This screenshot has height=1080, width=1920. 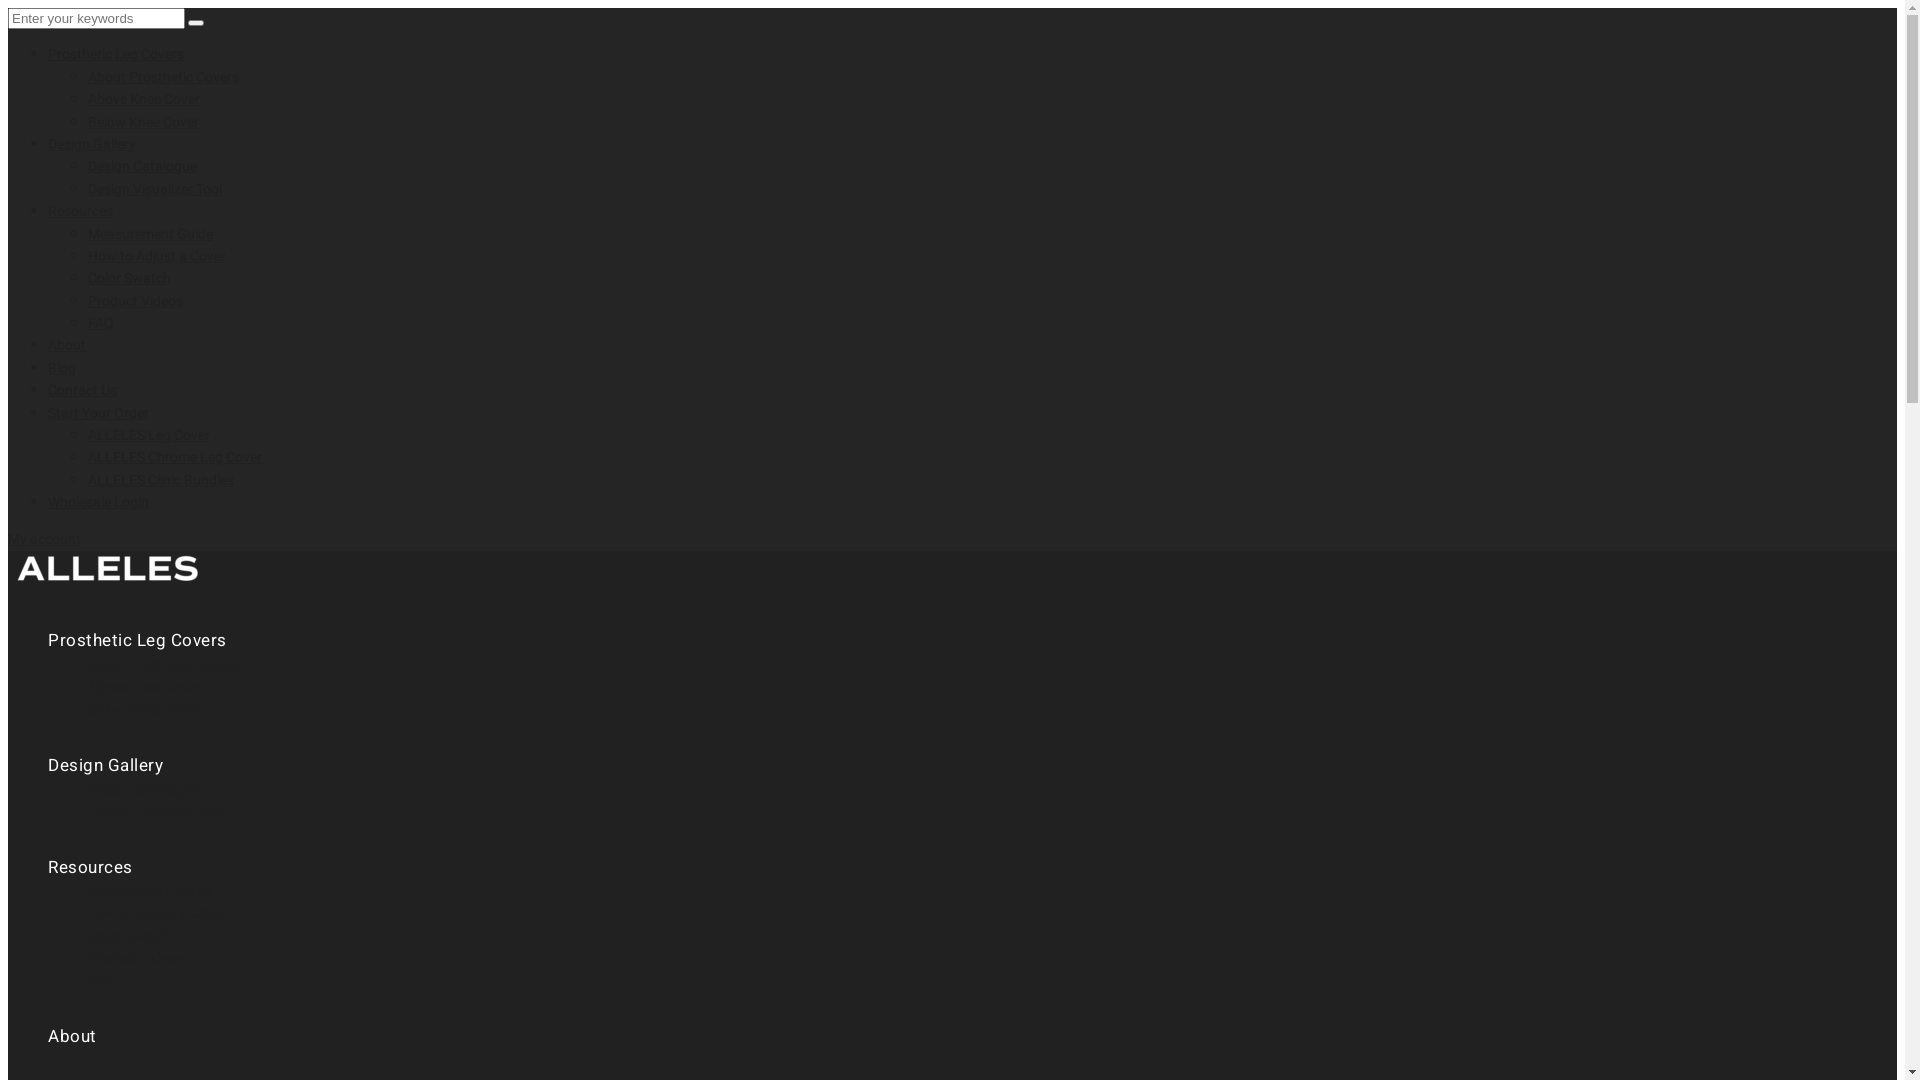 What do you see at coordinates (81, 390) in the screenshot?
I see `'Contact Us'` at bounding box center [81, 390].